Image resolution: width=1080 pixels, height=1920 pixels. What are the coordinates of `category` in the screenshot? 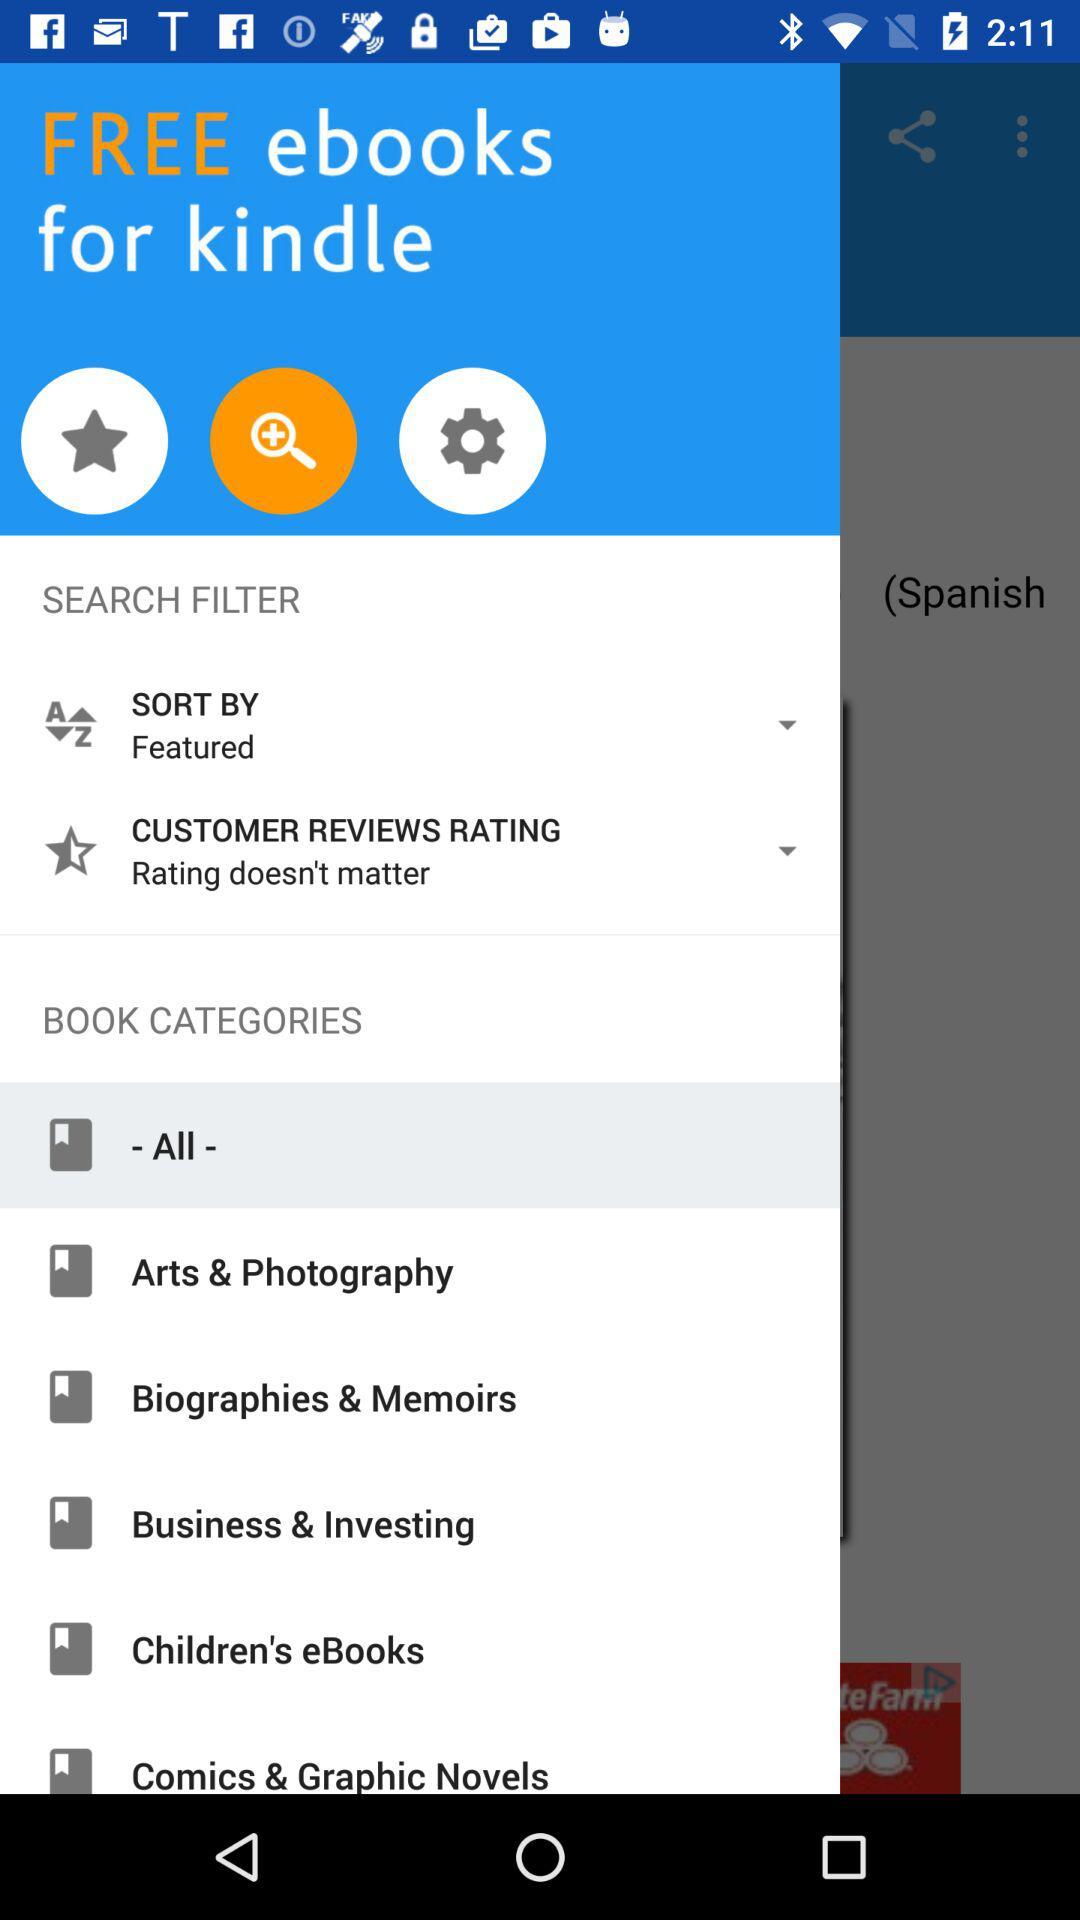 It's located at (540, 1727).